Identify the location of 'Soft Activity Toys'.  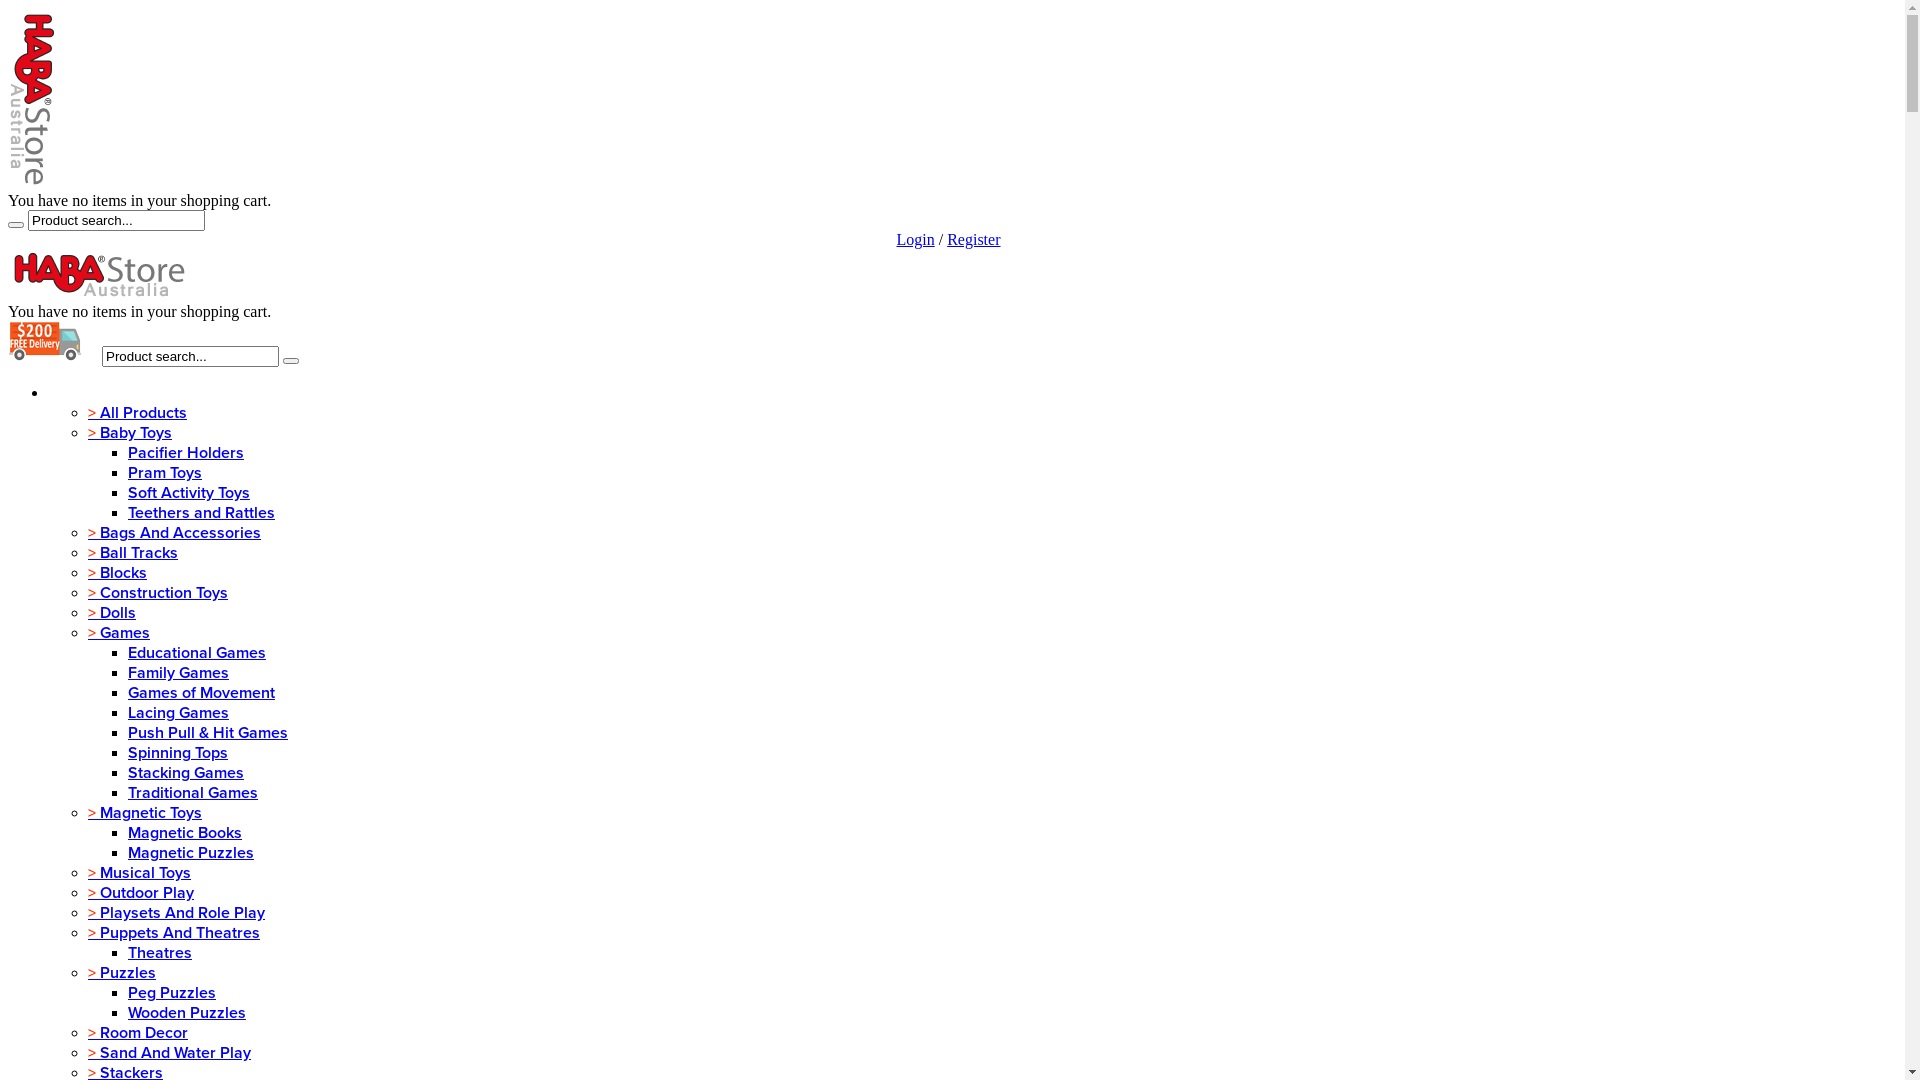
(188, 493).